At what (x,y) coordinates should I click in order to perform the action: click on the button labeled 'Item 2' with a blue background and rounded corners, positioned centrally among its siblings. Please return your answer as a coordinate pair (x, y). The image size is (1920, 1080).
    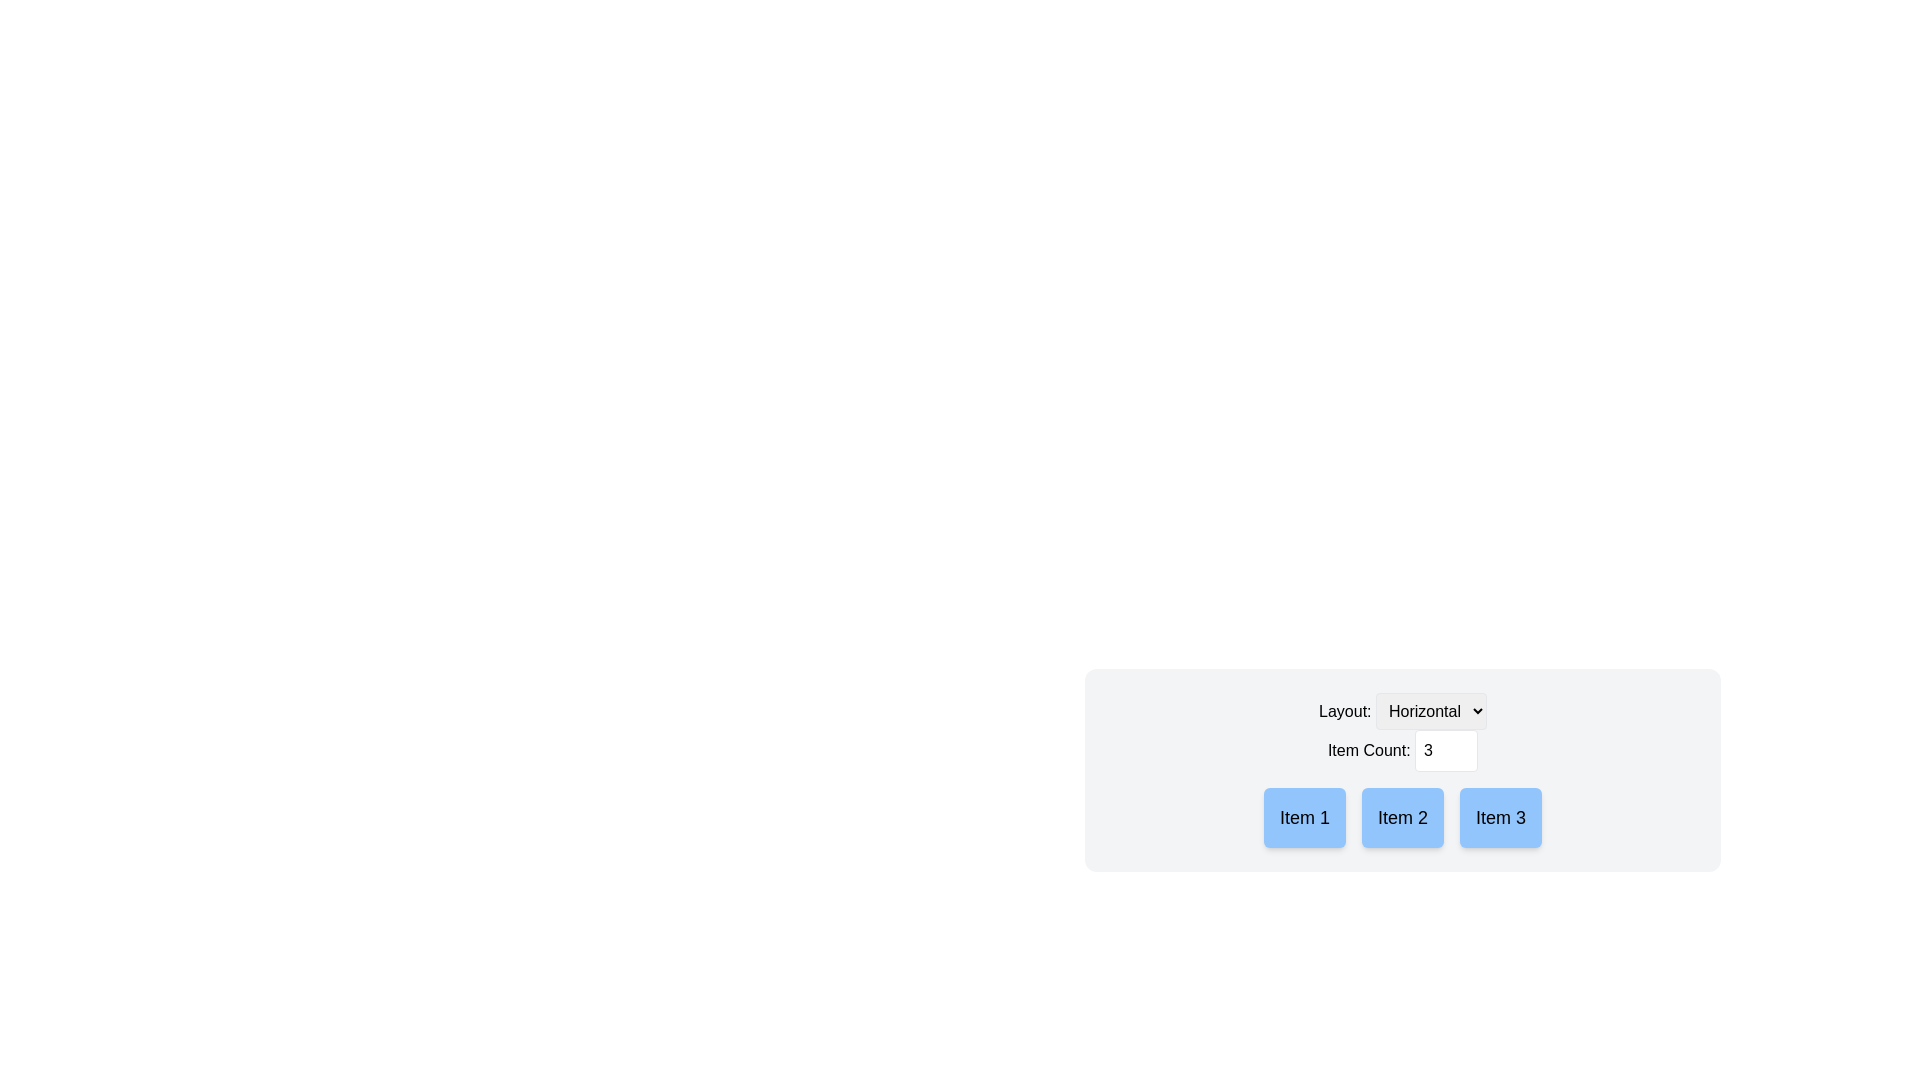
    Looking at the image, I should click on (1401, 817).